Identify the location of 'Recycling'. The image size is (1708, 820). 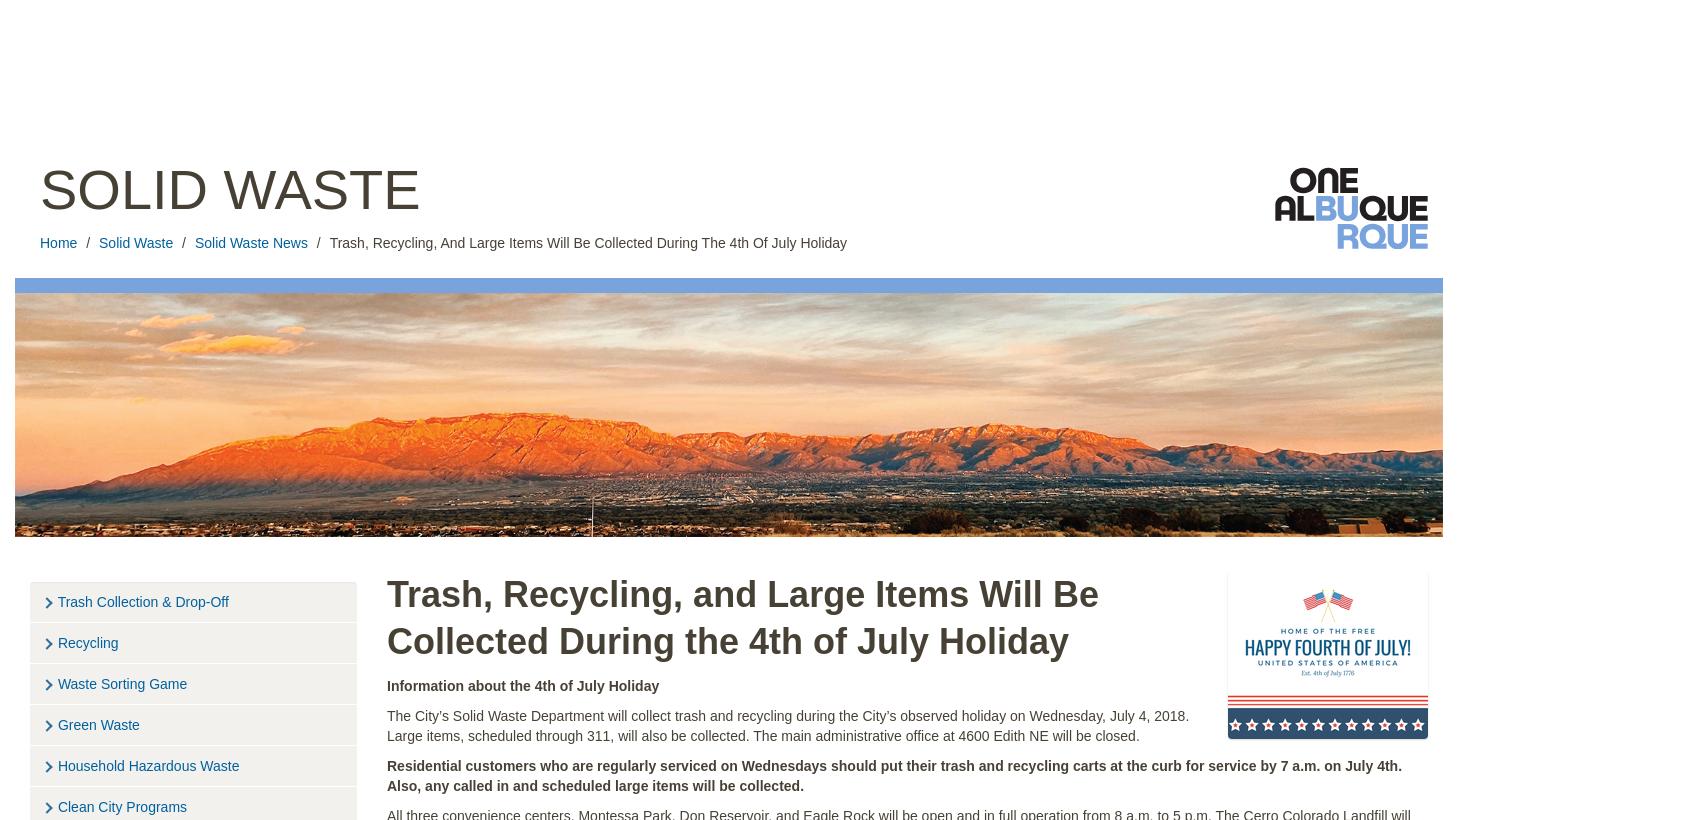
(86, 640).